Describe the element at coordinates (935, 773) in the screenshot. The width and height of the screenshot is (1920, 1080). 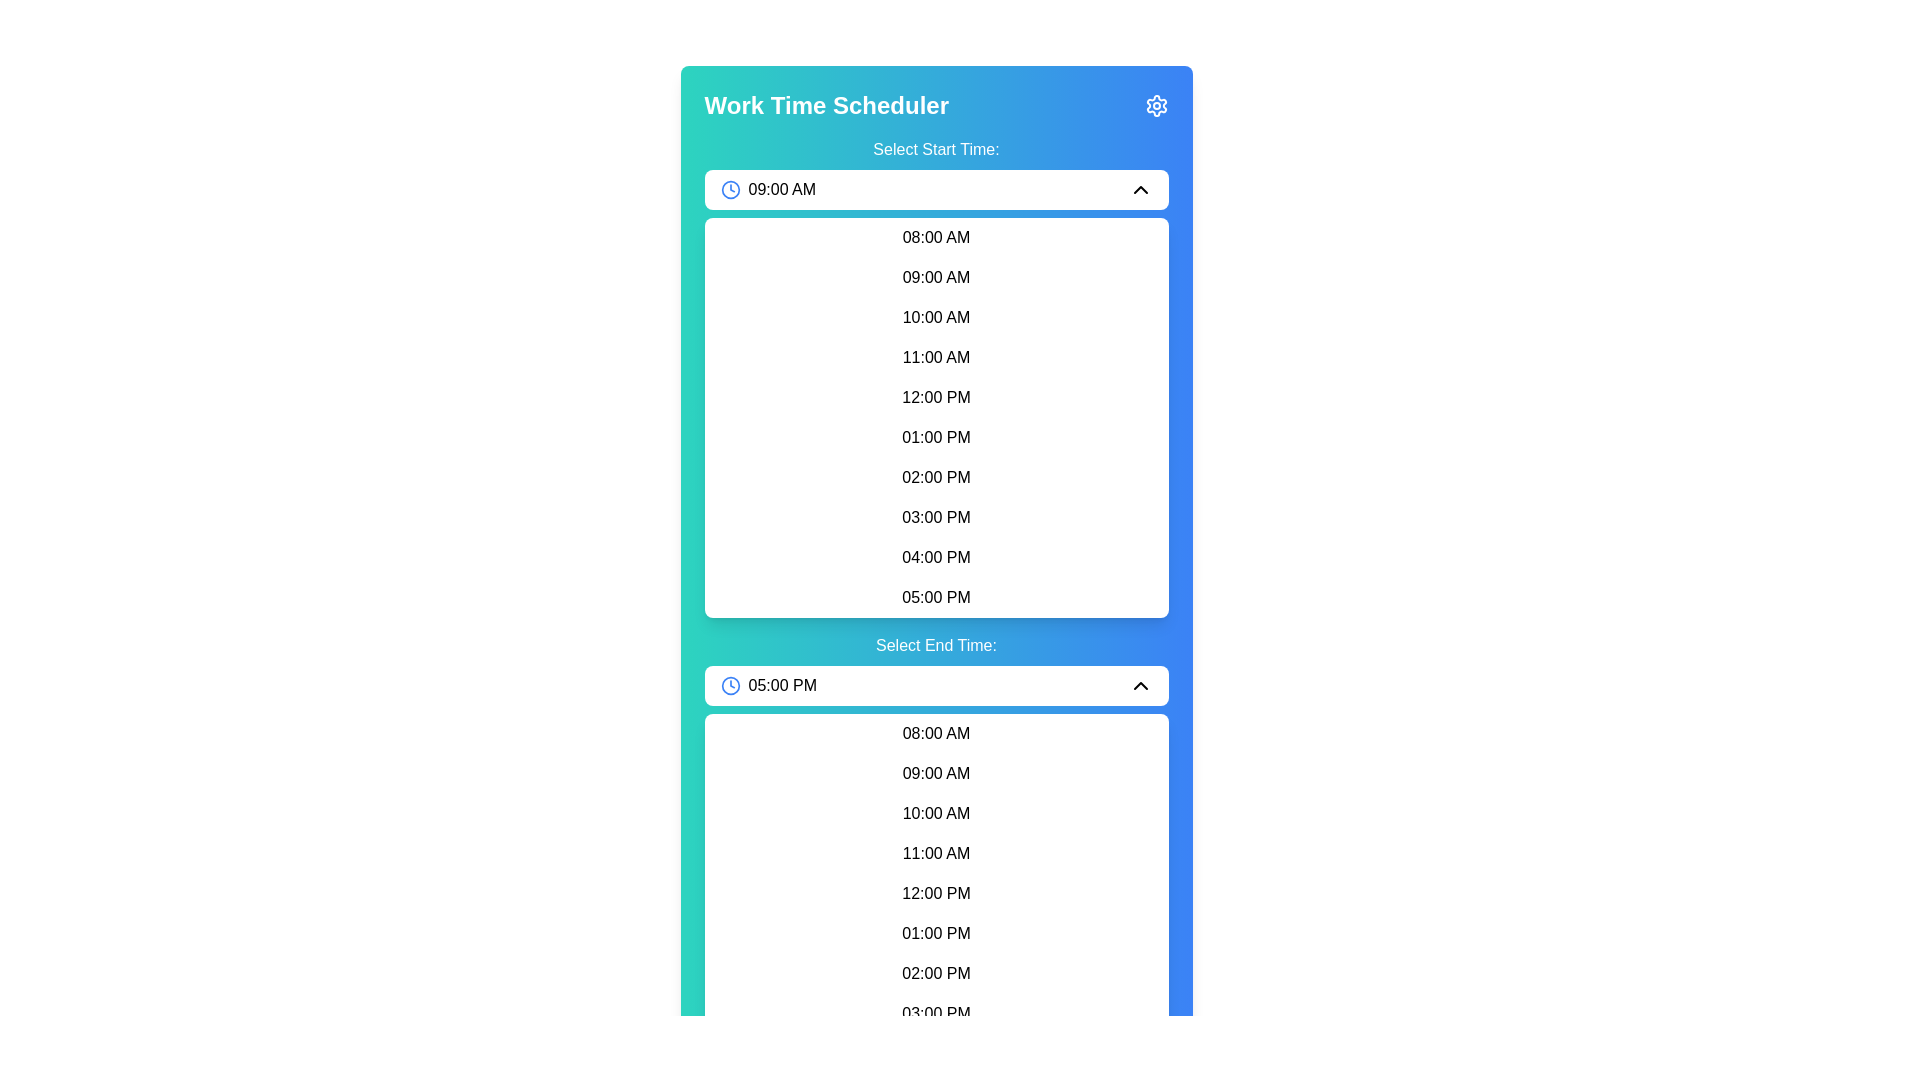
I see `the text element displaying '09:00 AM' in the dropdown menu` at that location.